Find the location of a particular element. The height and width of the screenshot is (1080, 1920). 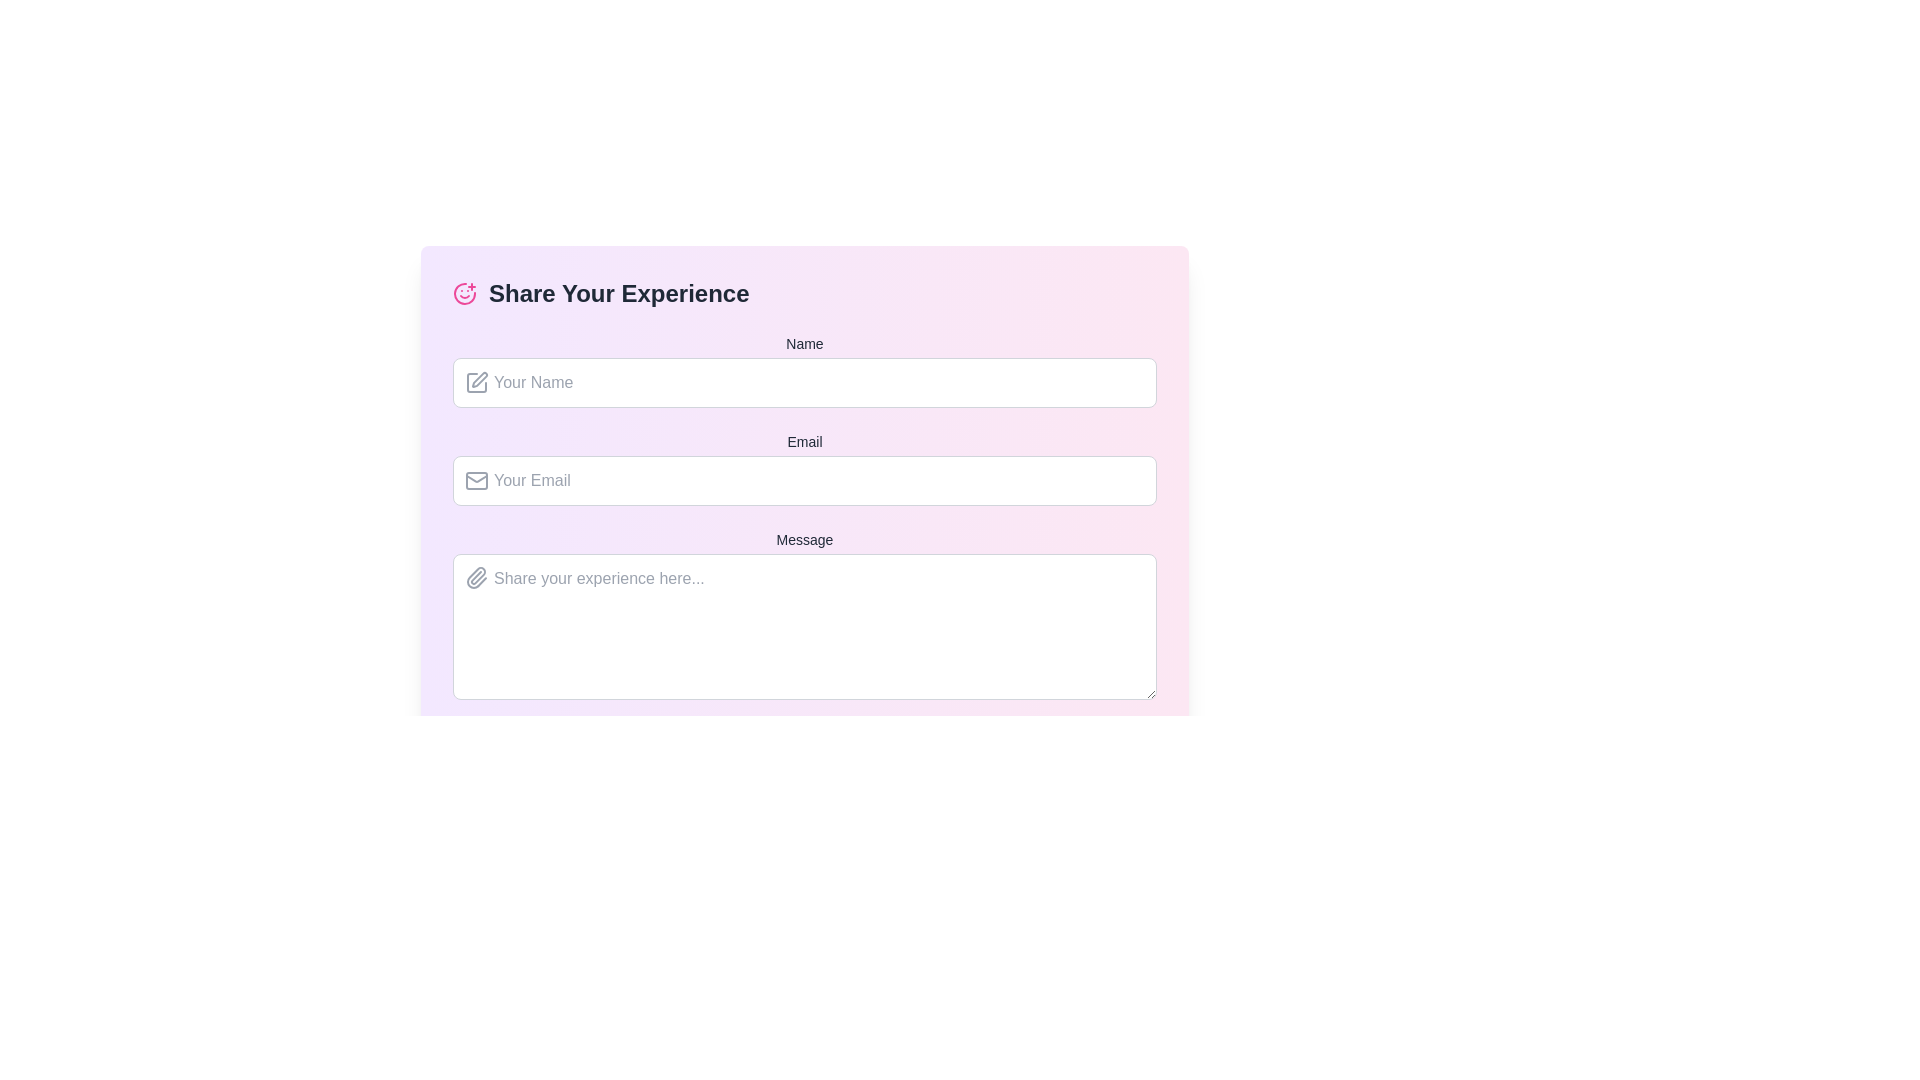

the paperclip icon located in the 'Message' input field, which is represented by a minimalistic gray icon adjacent to the text box is located at coordinates (475, 578).